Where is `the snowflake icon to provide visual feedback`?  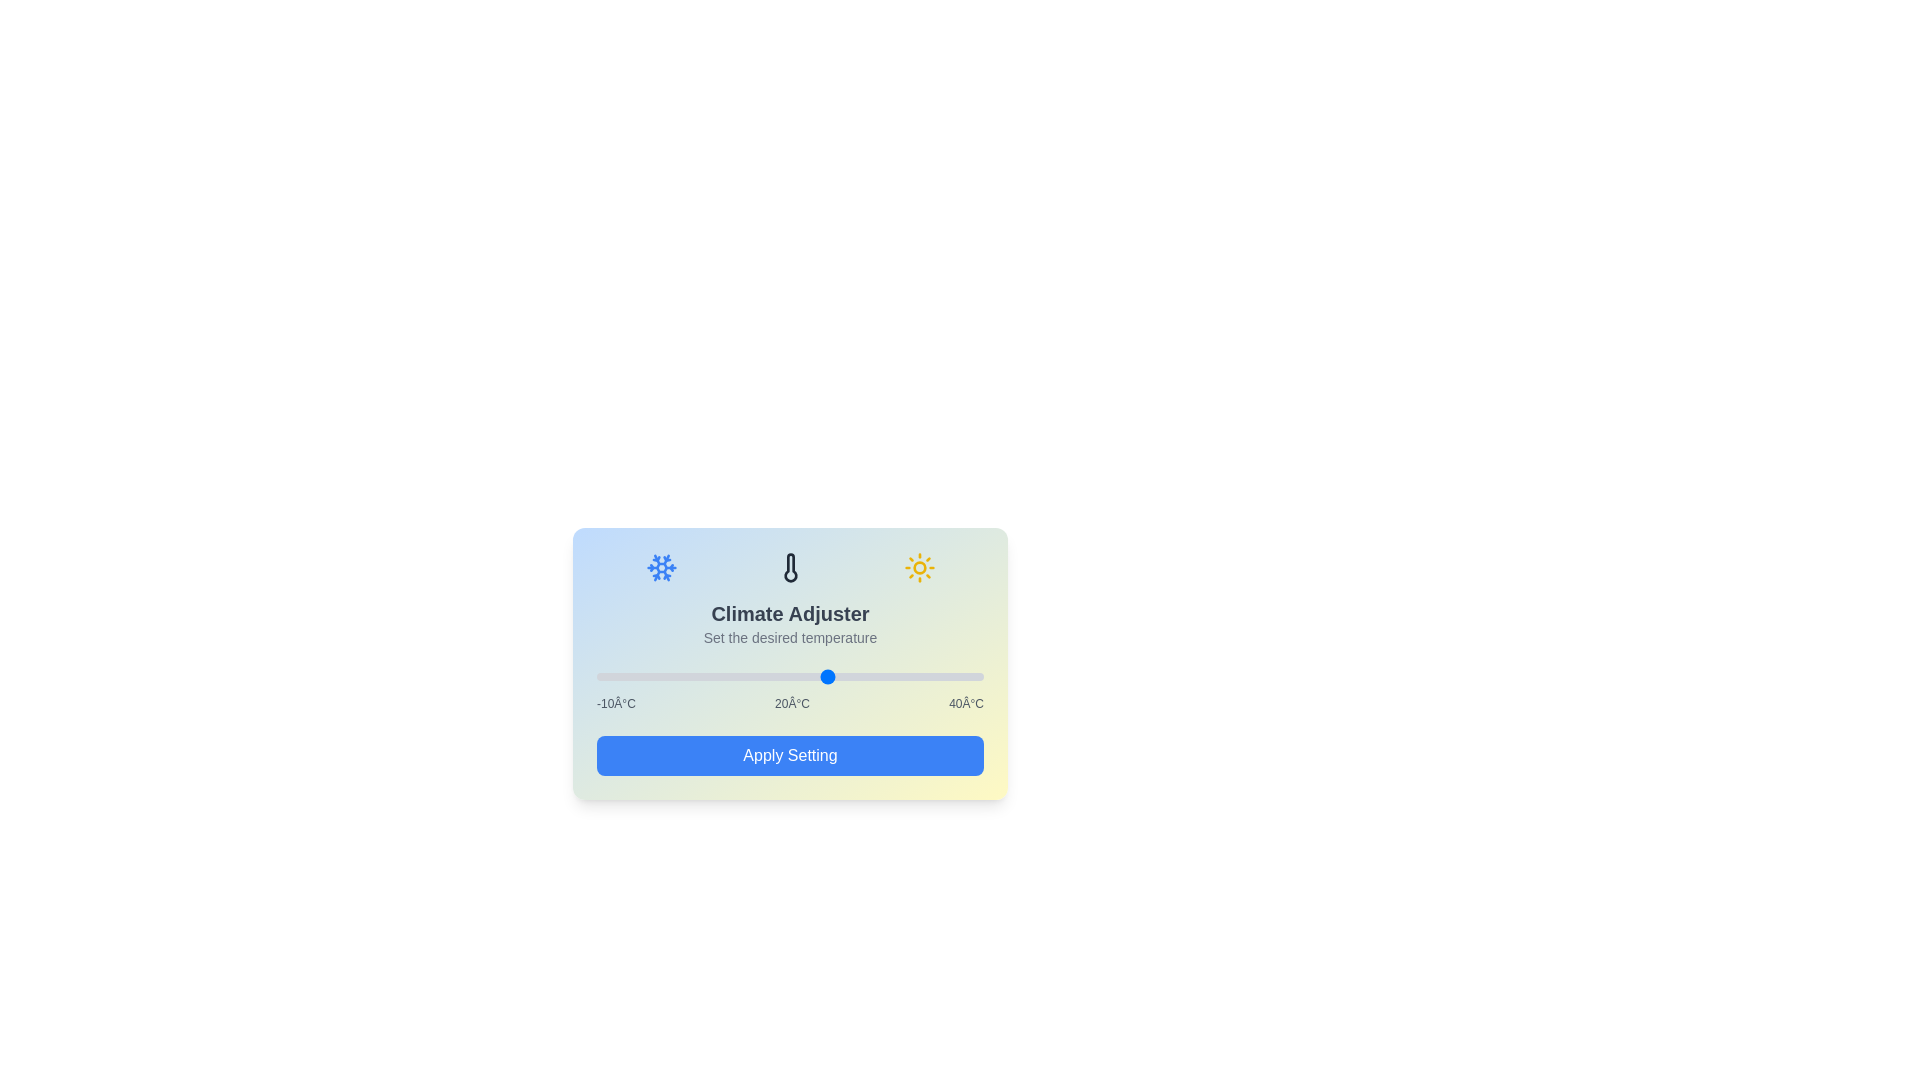 the snowflake icon to provide visual feedback is located at coordinates (661, 567).